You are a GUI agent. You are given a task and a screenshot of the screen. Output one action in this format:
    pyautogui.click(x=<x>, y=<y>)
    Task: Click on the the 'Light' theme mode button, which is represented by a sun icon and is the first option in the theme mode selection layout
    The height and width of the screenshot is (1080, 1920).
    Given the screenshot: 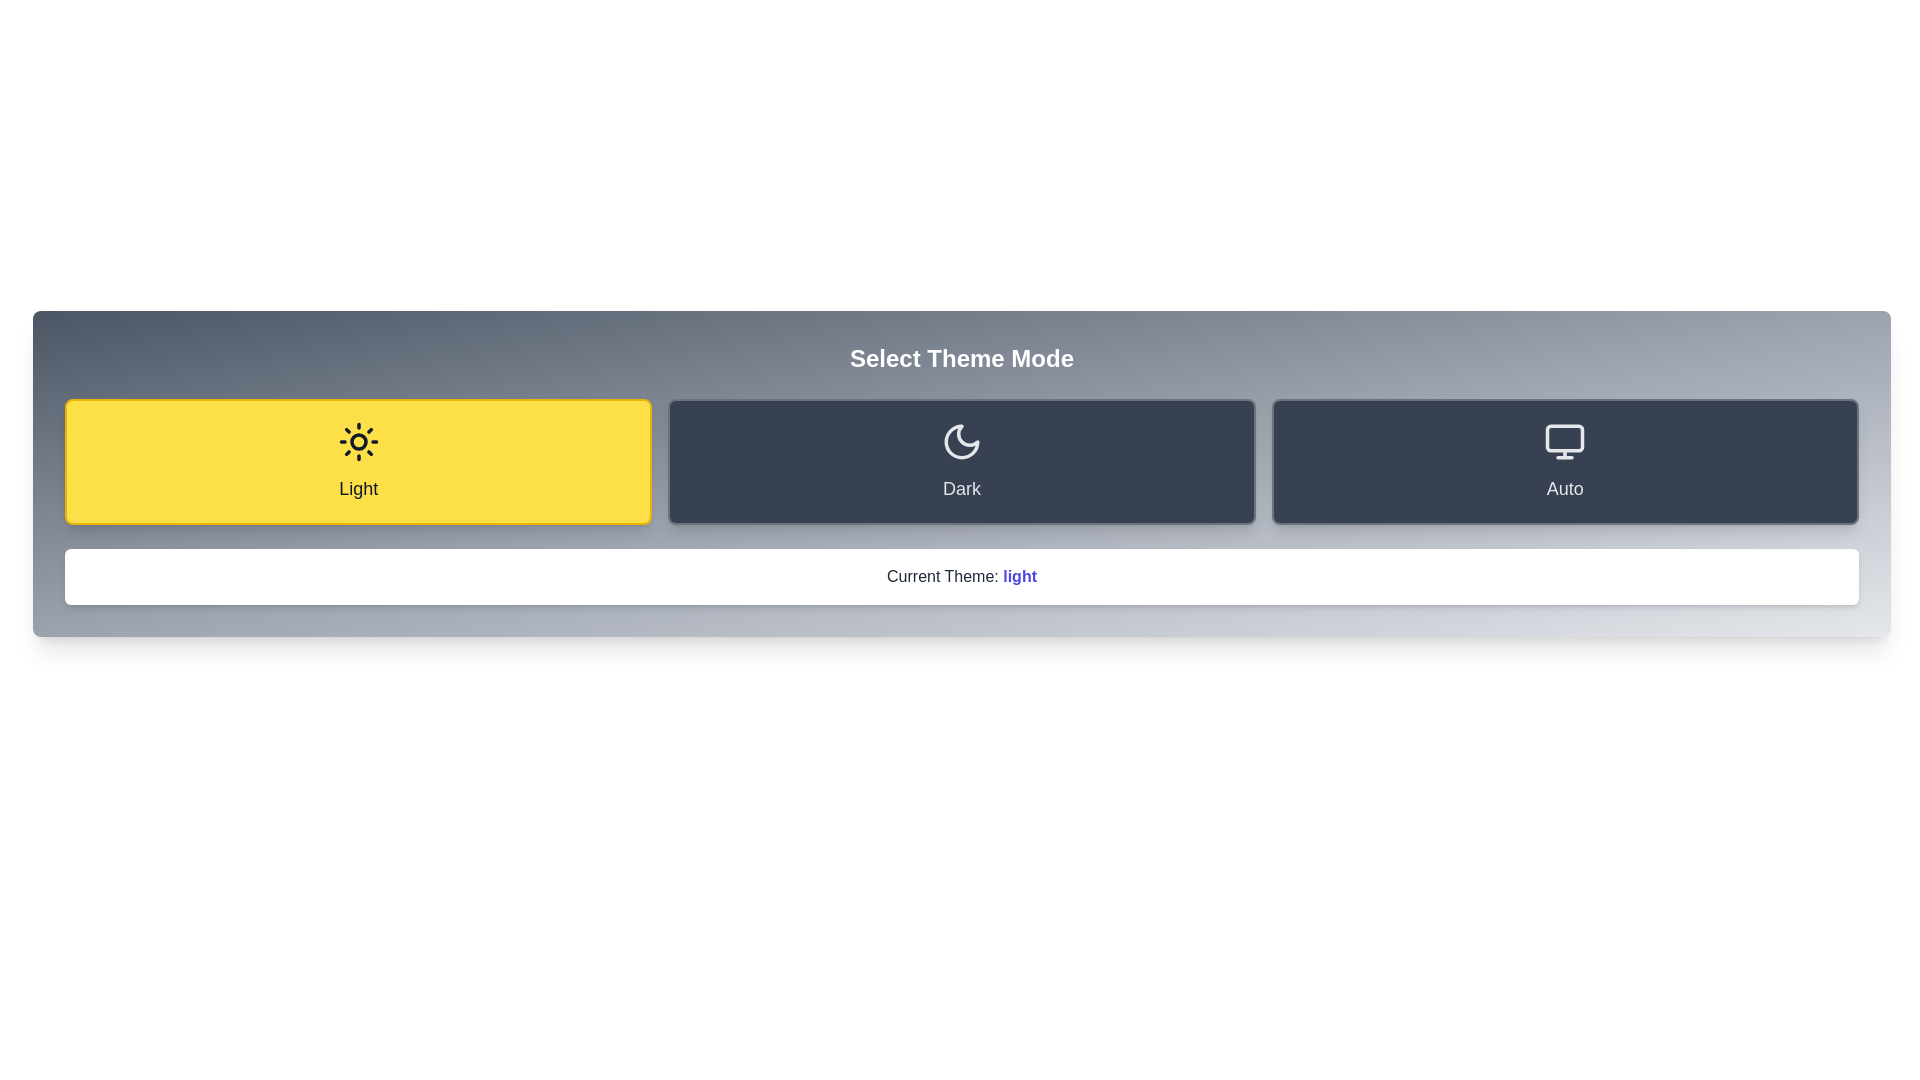 What is the action you would take?
    pyautogui.click(x=358, y=441)
    